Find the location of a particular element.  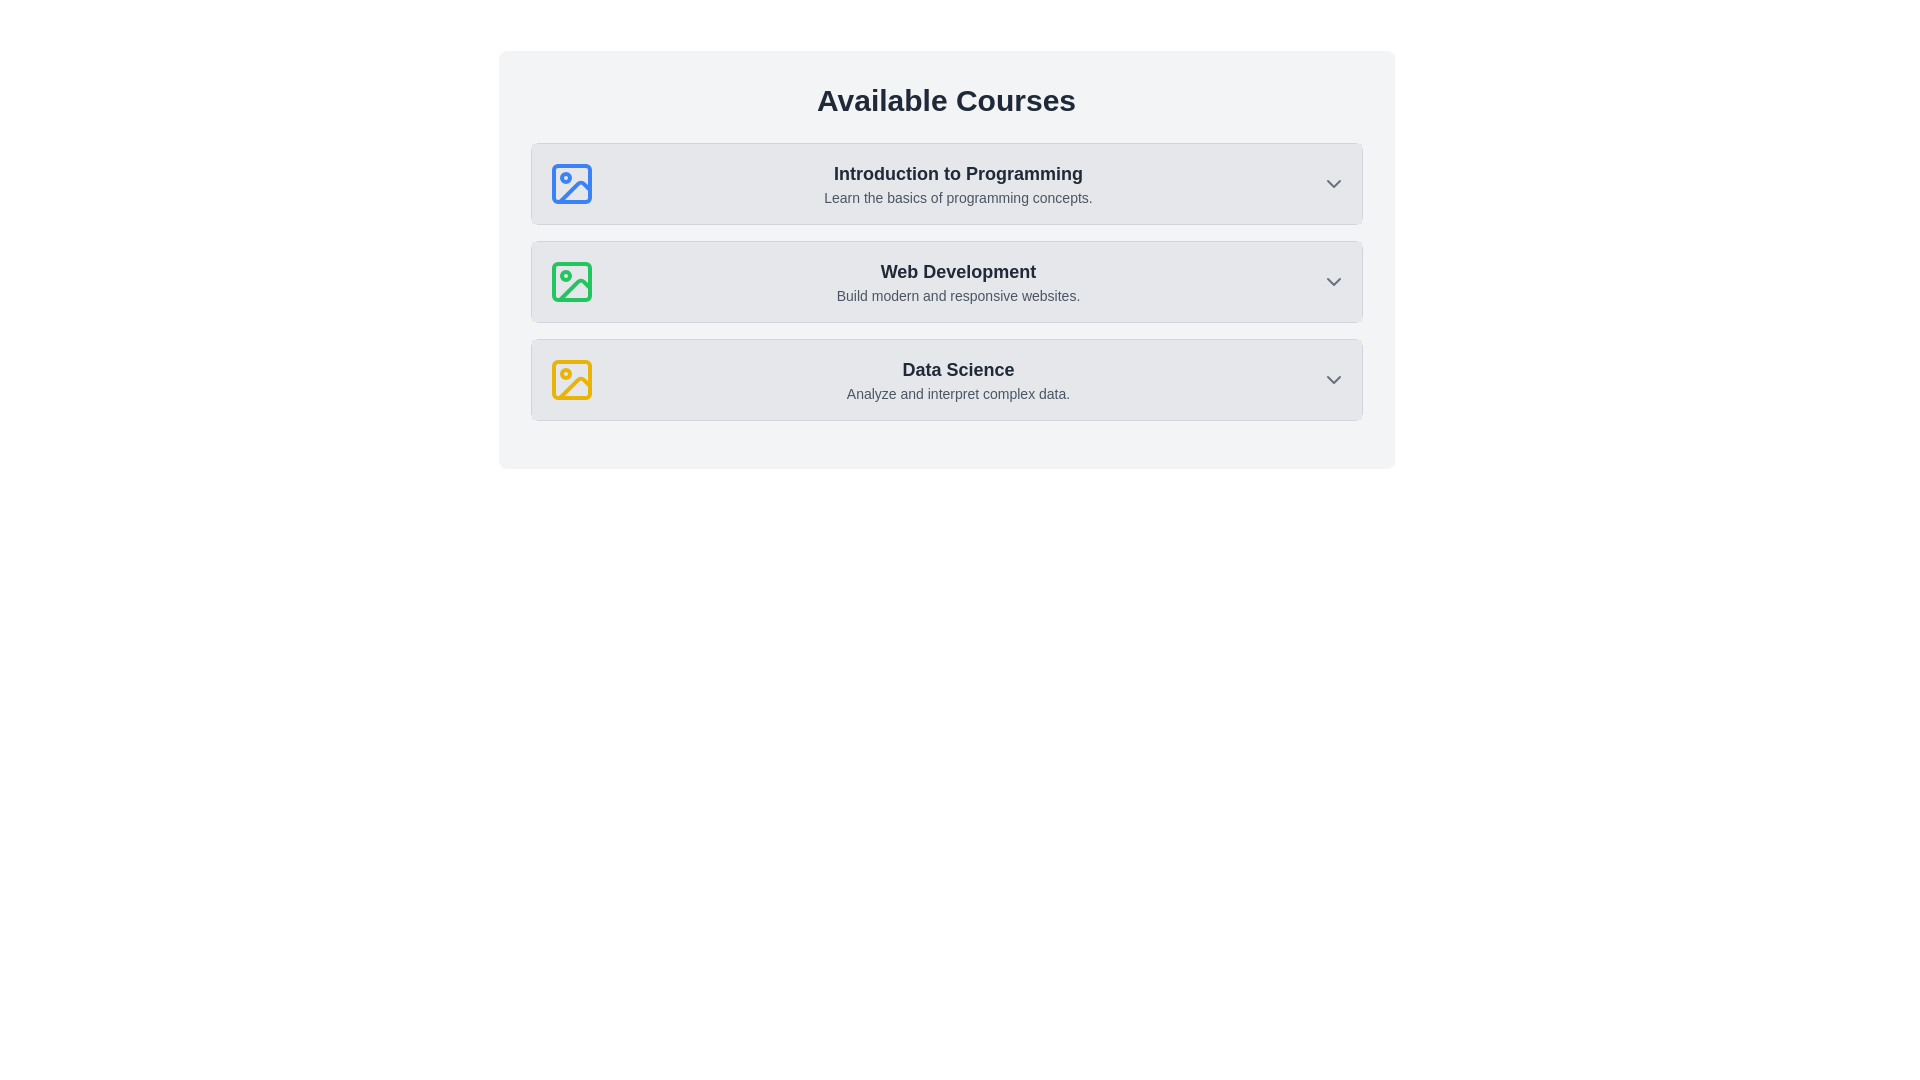

the second item is located at coordinates (945, 281).